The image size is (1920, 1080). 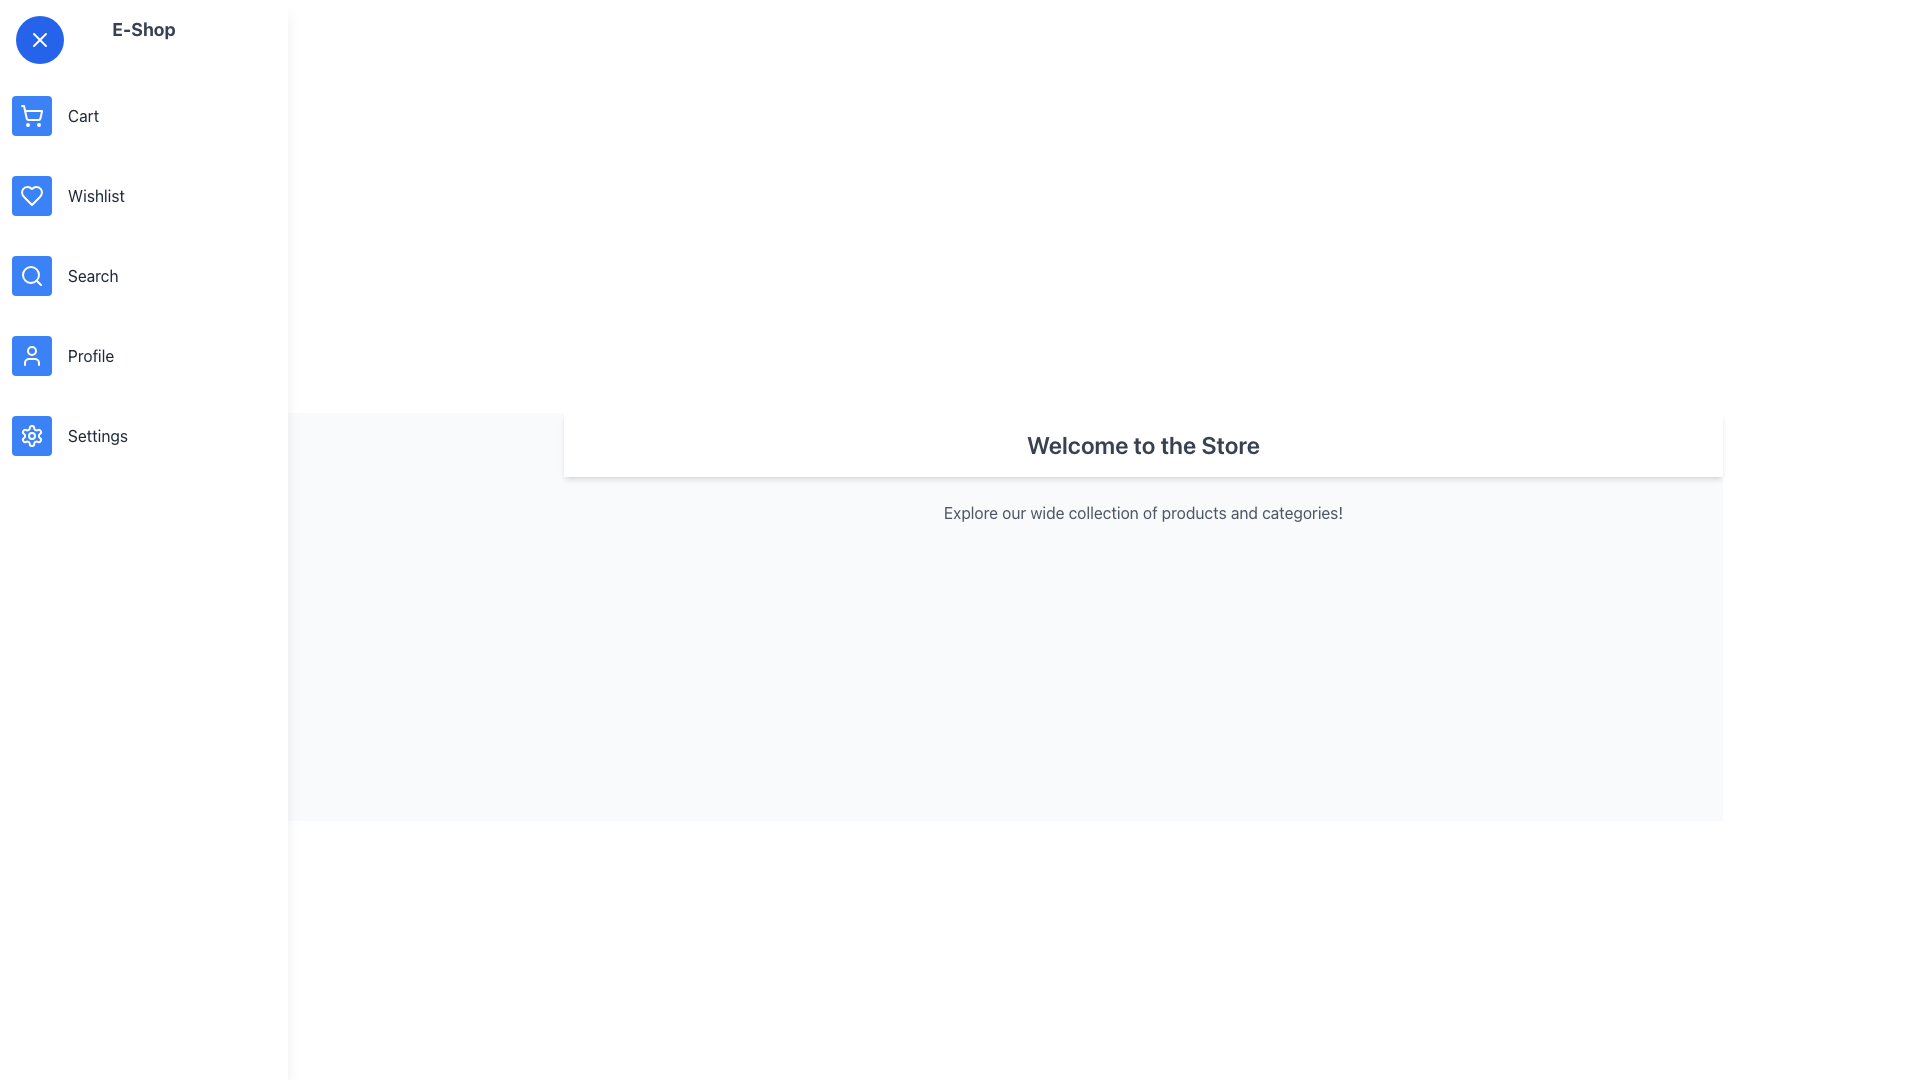 What do you see at coordinates (1143, 443) in the screenshot?
I see `the text block displaying 'Welcome to the Store', which is styled with a bold font and located at the top section of the main content area` at bounding box center [1143, 443].